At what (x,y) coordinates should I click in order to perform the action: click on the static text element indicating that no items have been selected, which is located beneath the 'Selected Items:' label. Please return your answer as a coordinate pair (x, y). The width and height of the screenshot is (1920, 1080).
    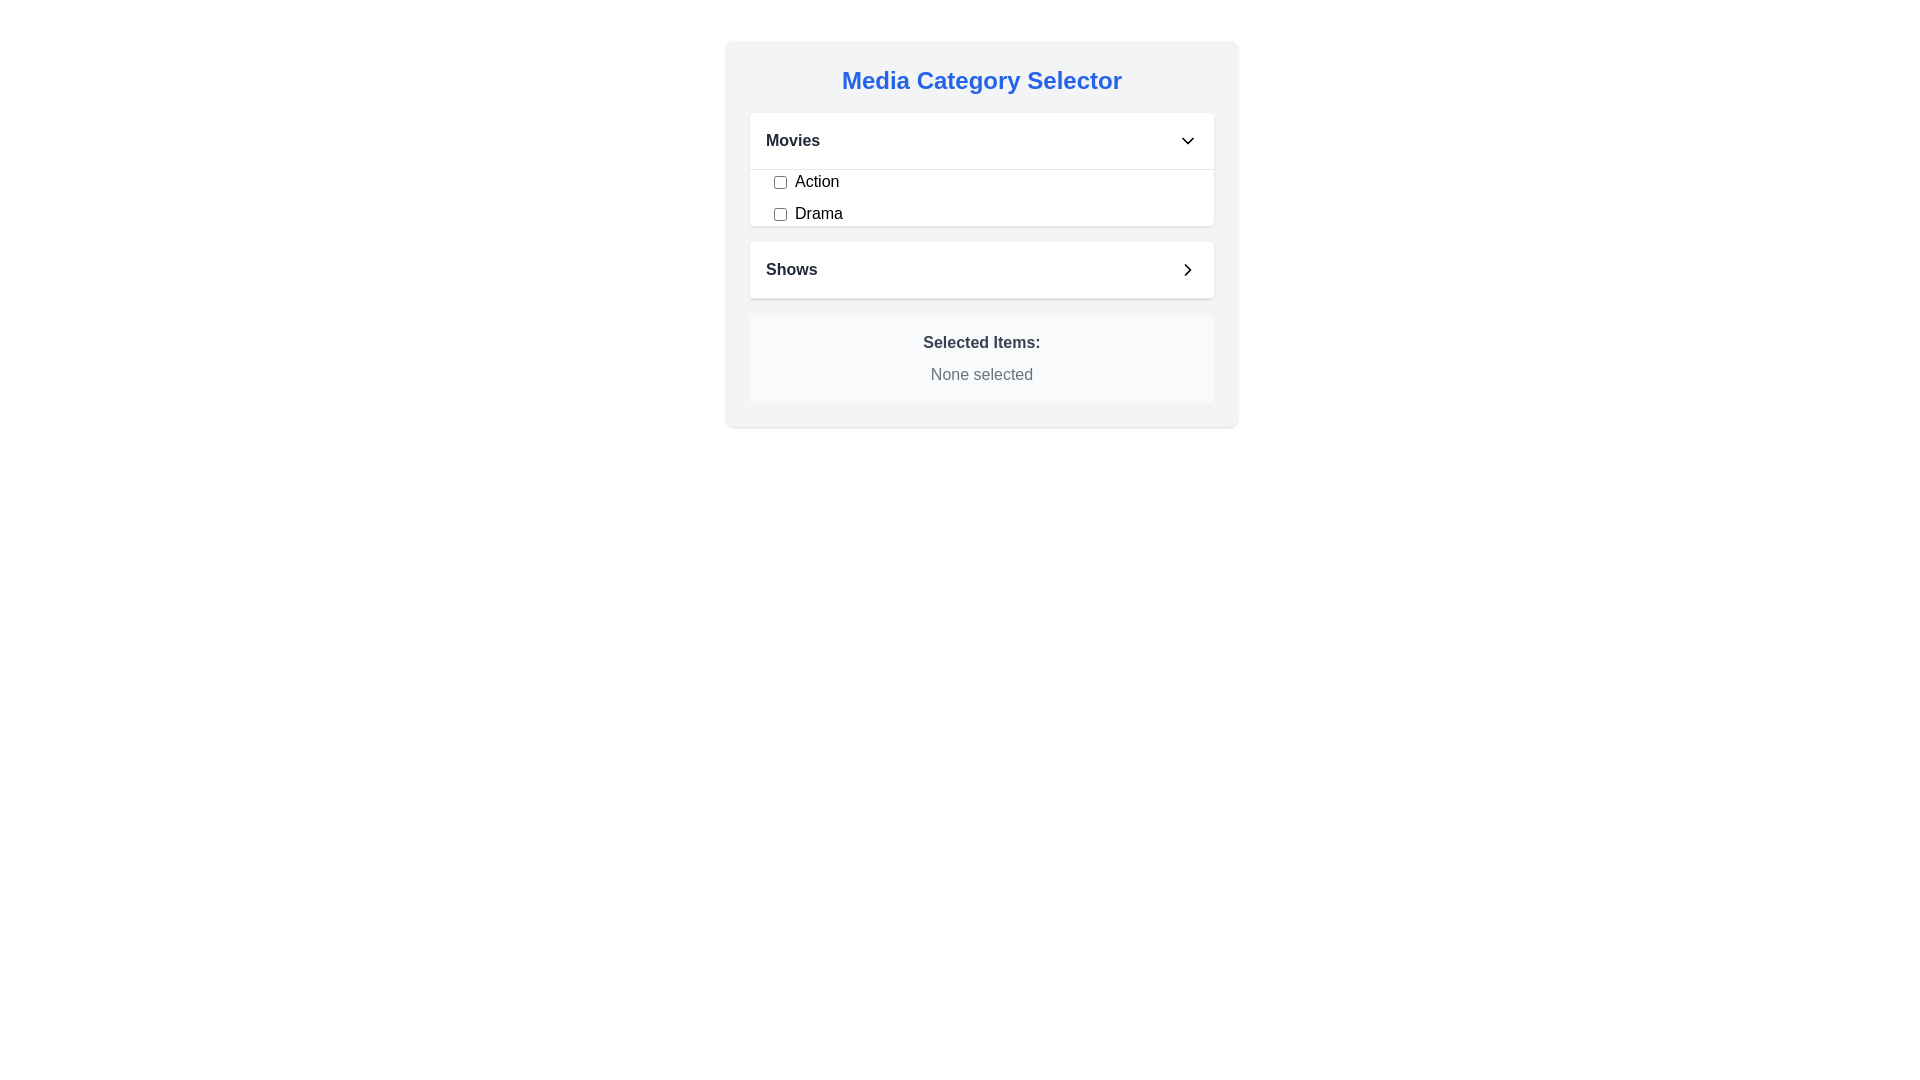
    Looking at the image, I should click on (982, 374).